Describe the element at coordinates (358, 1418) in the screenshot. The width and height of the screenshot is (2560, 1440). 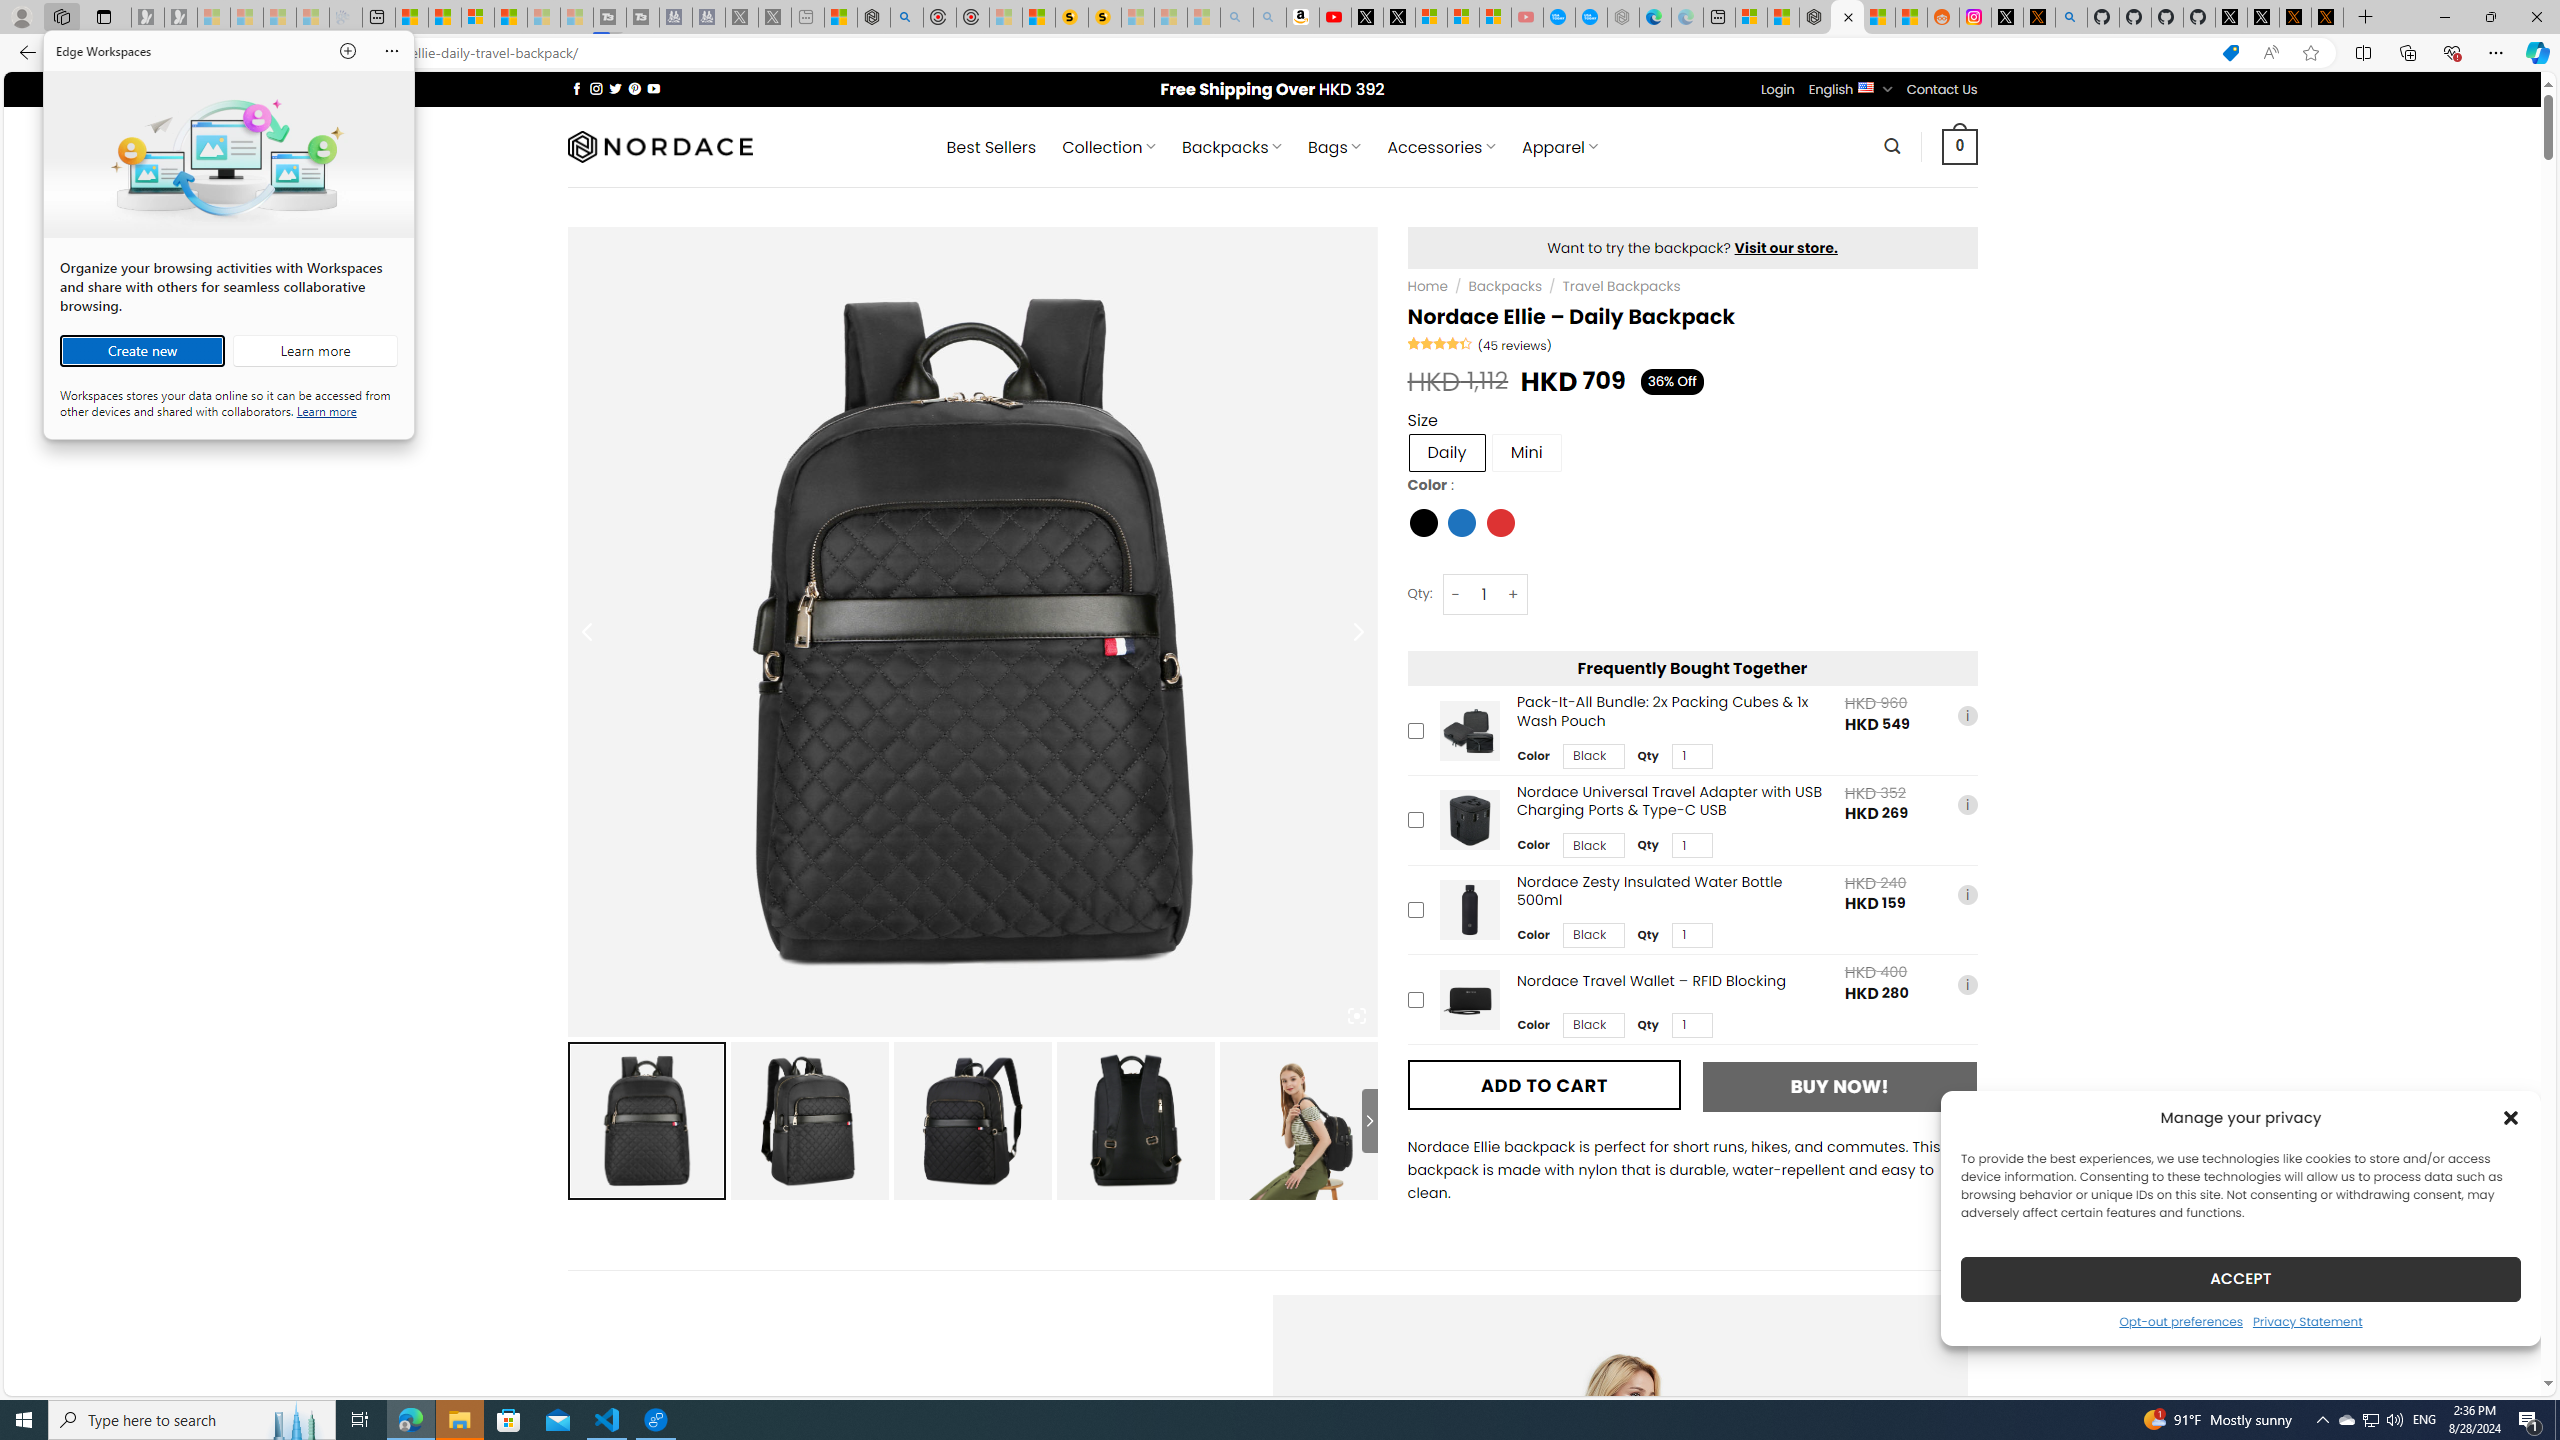
I see `'Task View'` at that location.